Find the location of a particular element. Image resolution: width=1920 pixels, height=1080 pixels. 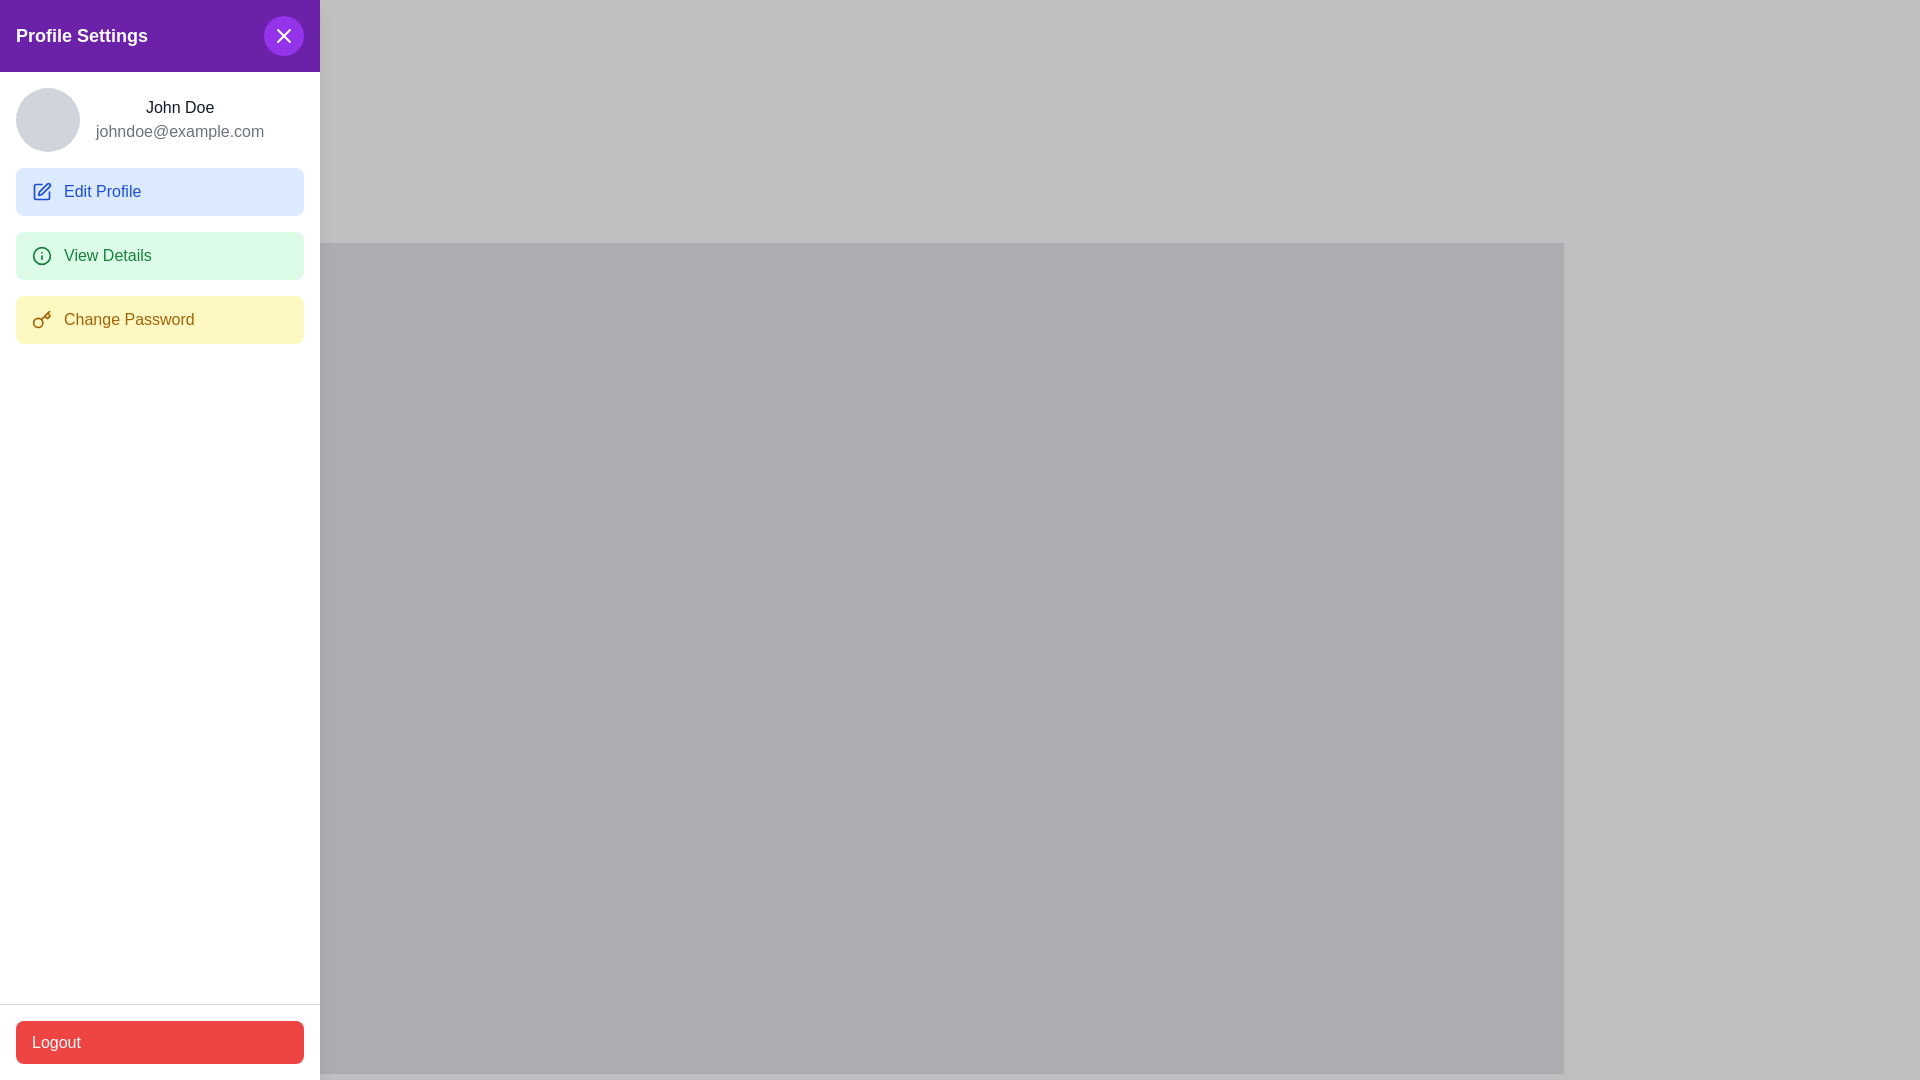

the logout button located at the bottom-left corner of the user interface to initiate the logout process is located at coordinates (158, 1040).